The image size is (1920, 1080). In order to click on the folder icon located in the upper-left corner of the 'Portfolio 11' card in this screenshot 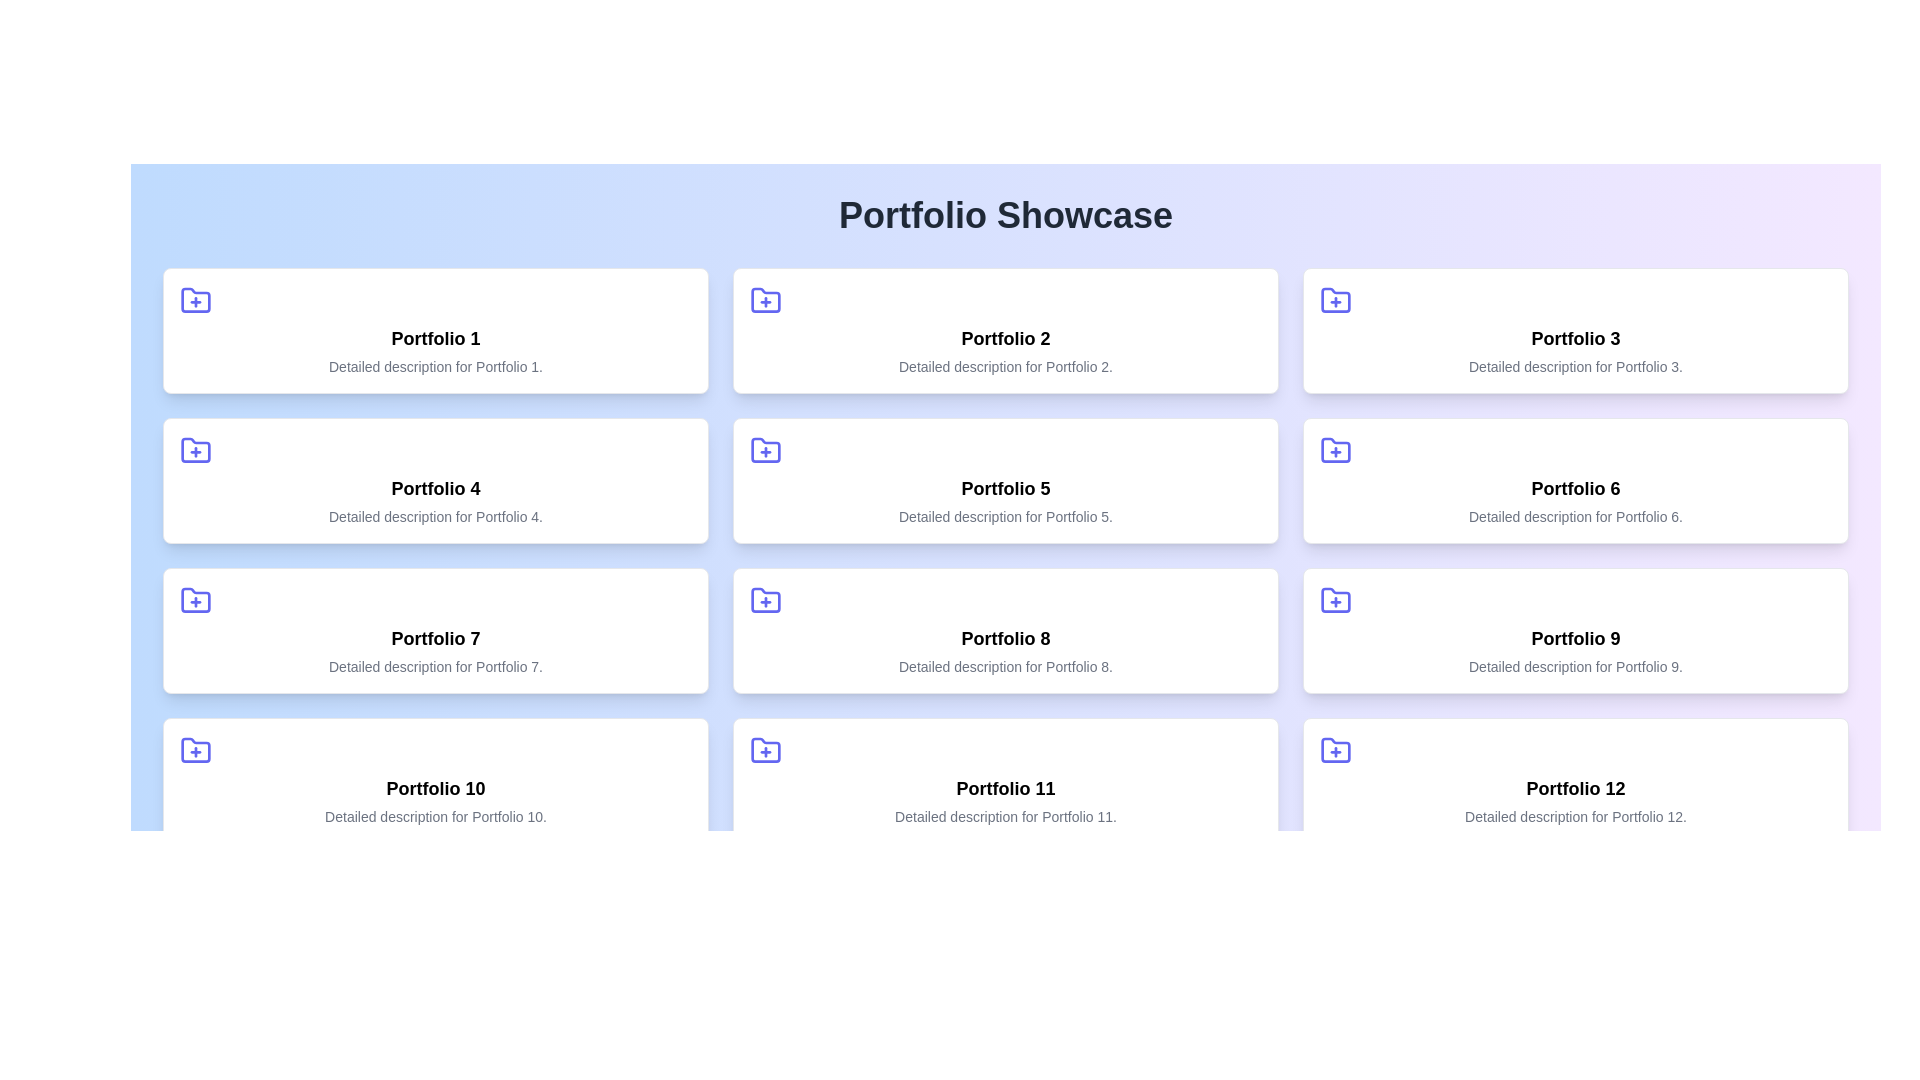, I will do `click(765, 749)`.